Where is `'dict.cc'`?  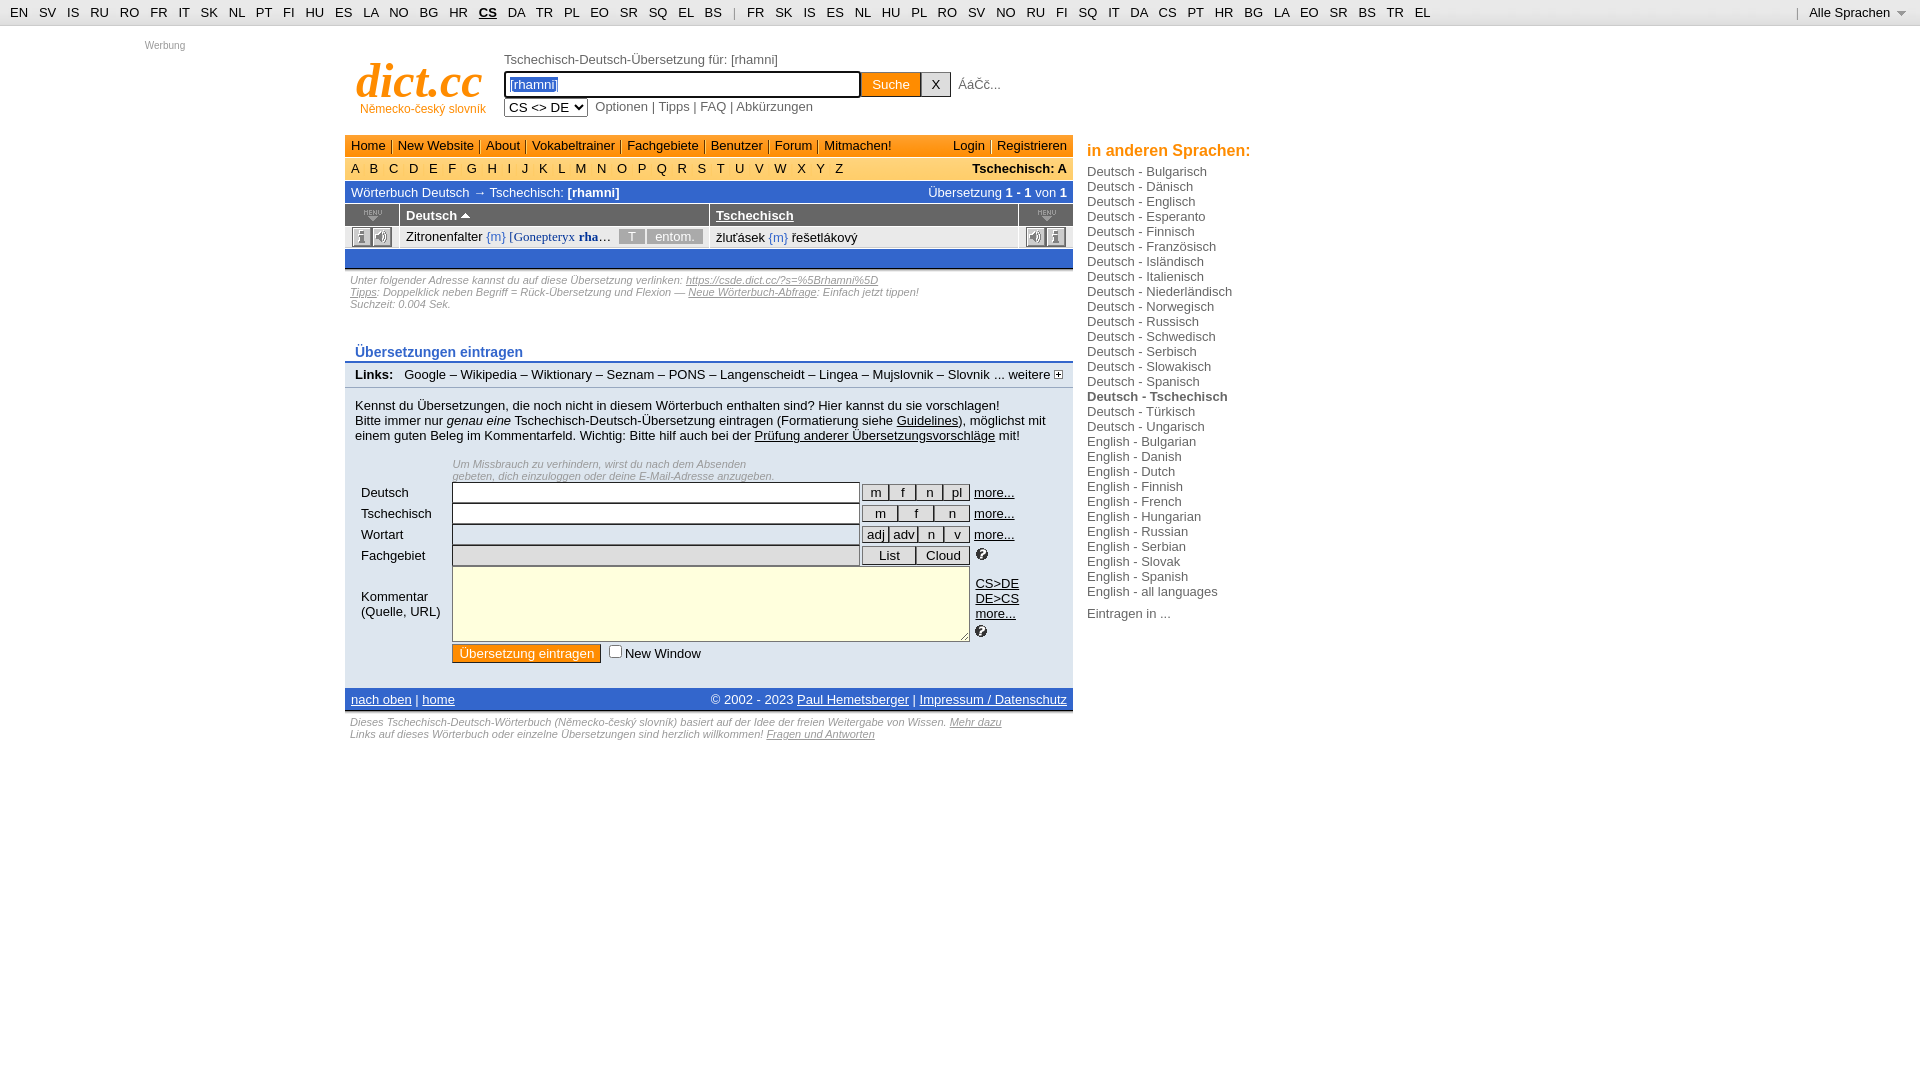
'dict.cc' is located at coordinates (418, 79).